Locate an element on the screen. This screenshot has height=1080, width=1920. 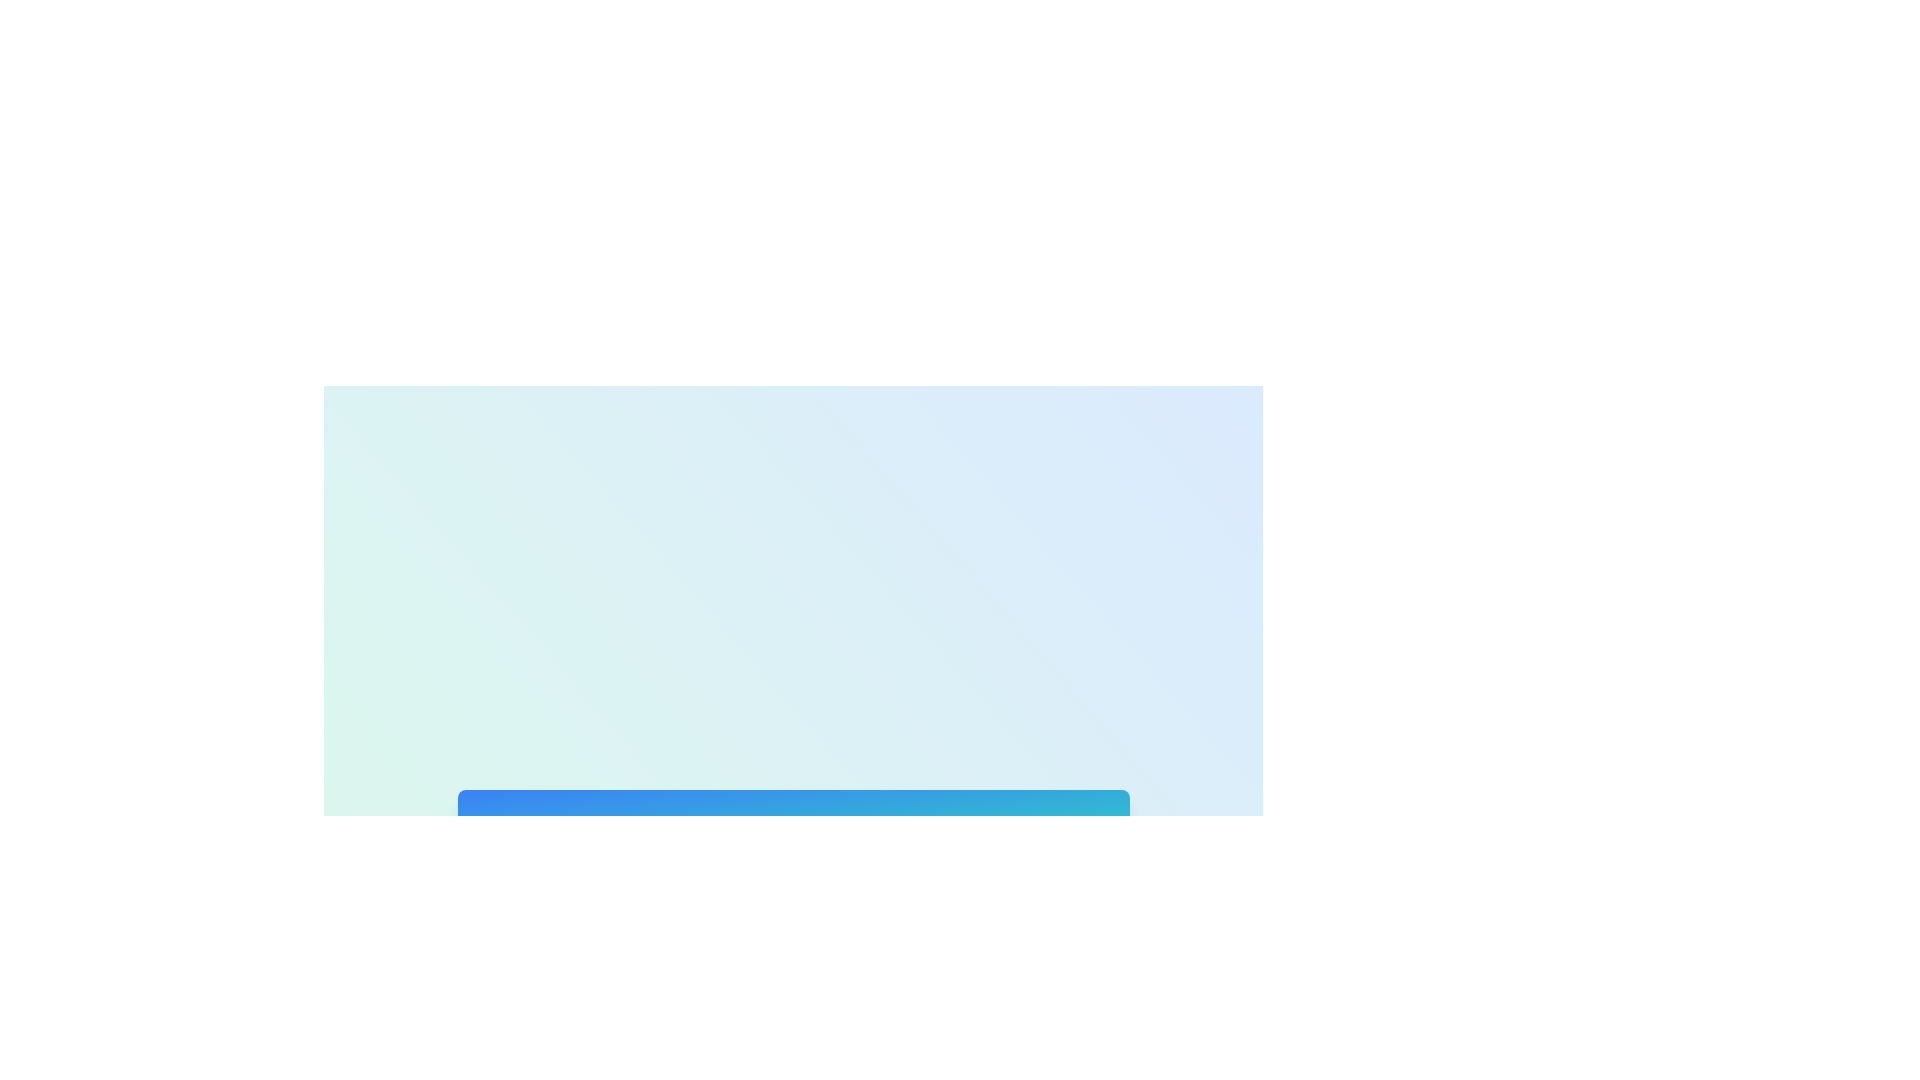
the 'Overview' segment of the Segmented Control to observe the hover effect is located at coordinates (547, 924).